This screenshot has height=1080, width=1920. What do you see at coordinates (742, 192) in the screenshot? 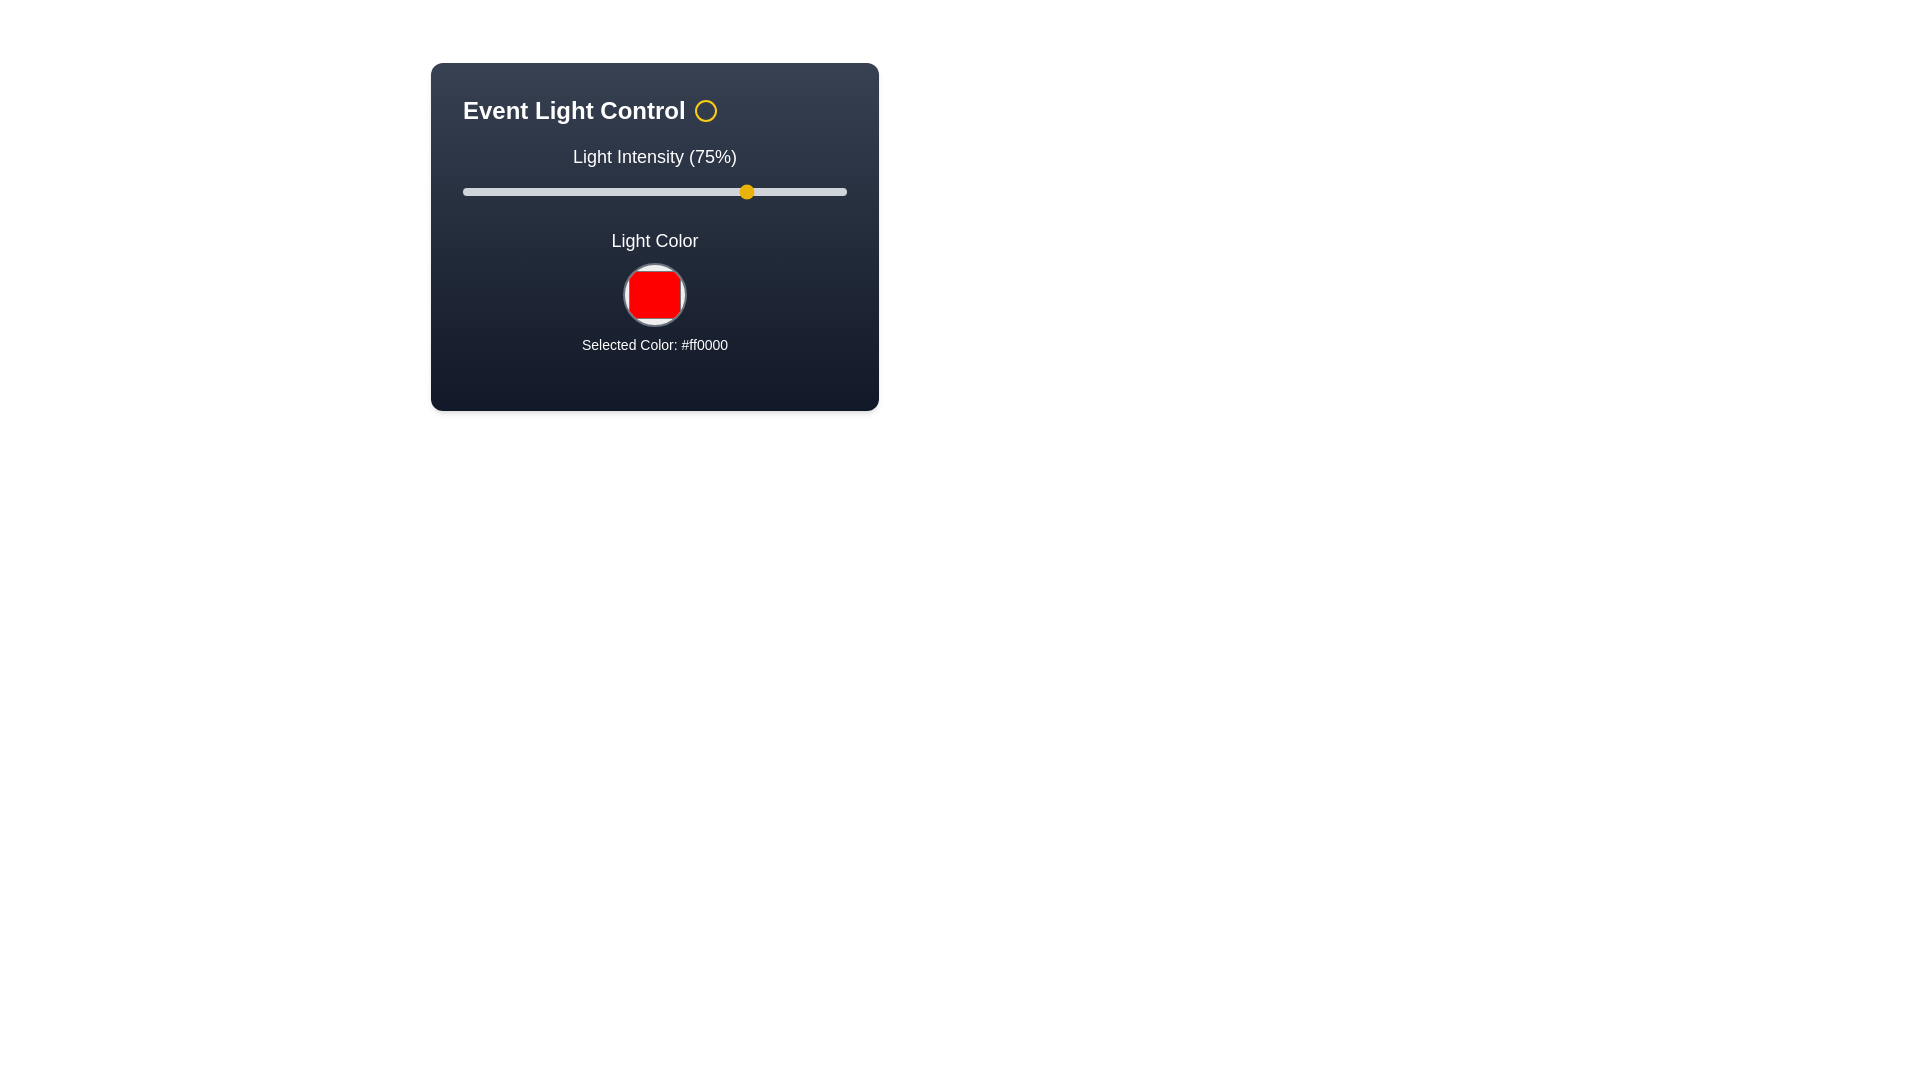
I see `the light intensity to 73% by moving the slider` at bounding box center [742, 192].